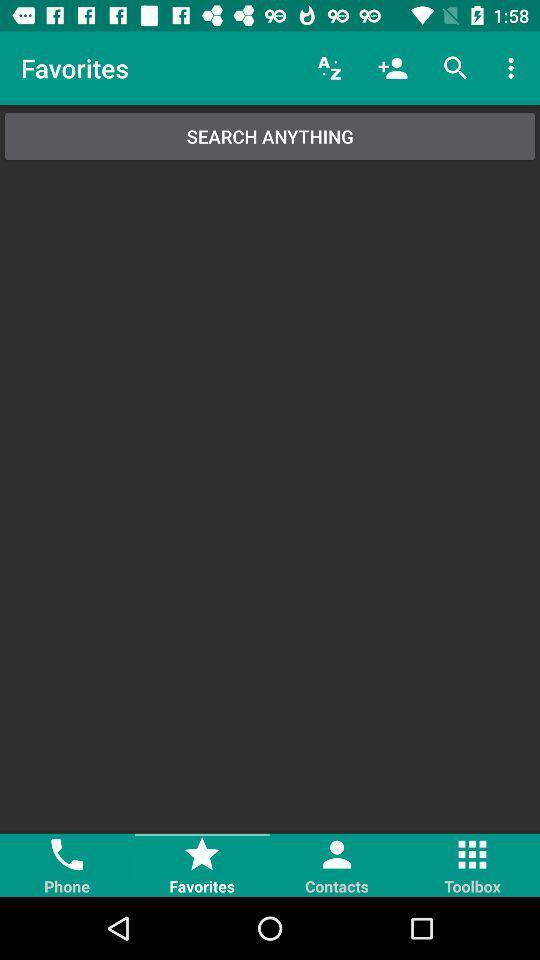 This screenshot has width=540, height=960. I want to click on icon above the search anything item, so click(393, 68).